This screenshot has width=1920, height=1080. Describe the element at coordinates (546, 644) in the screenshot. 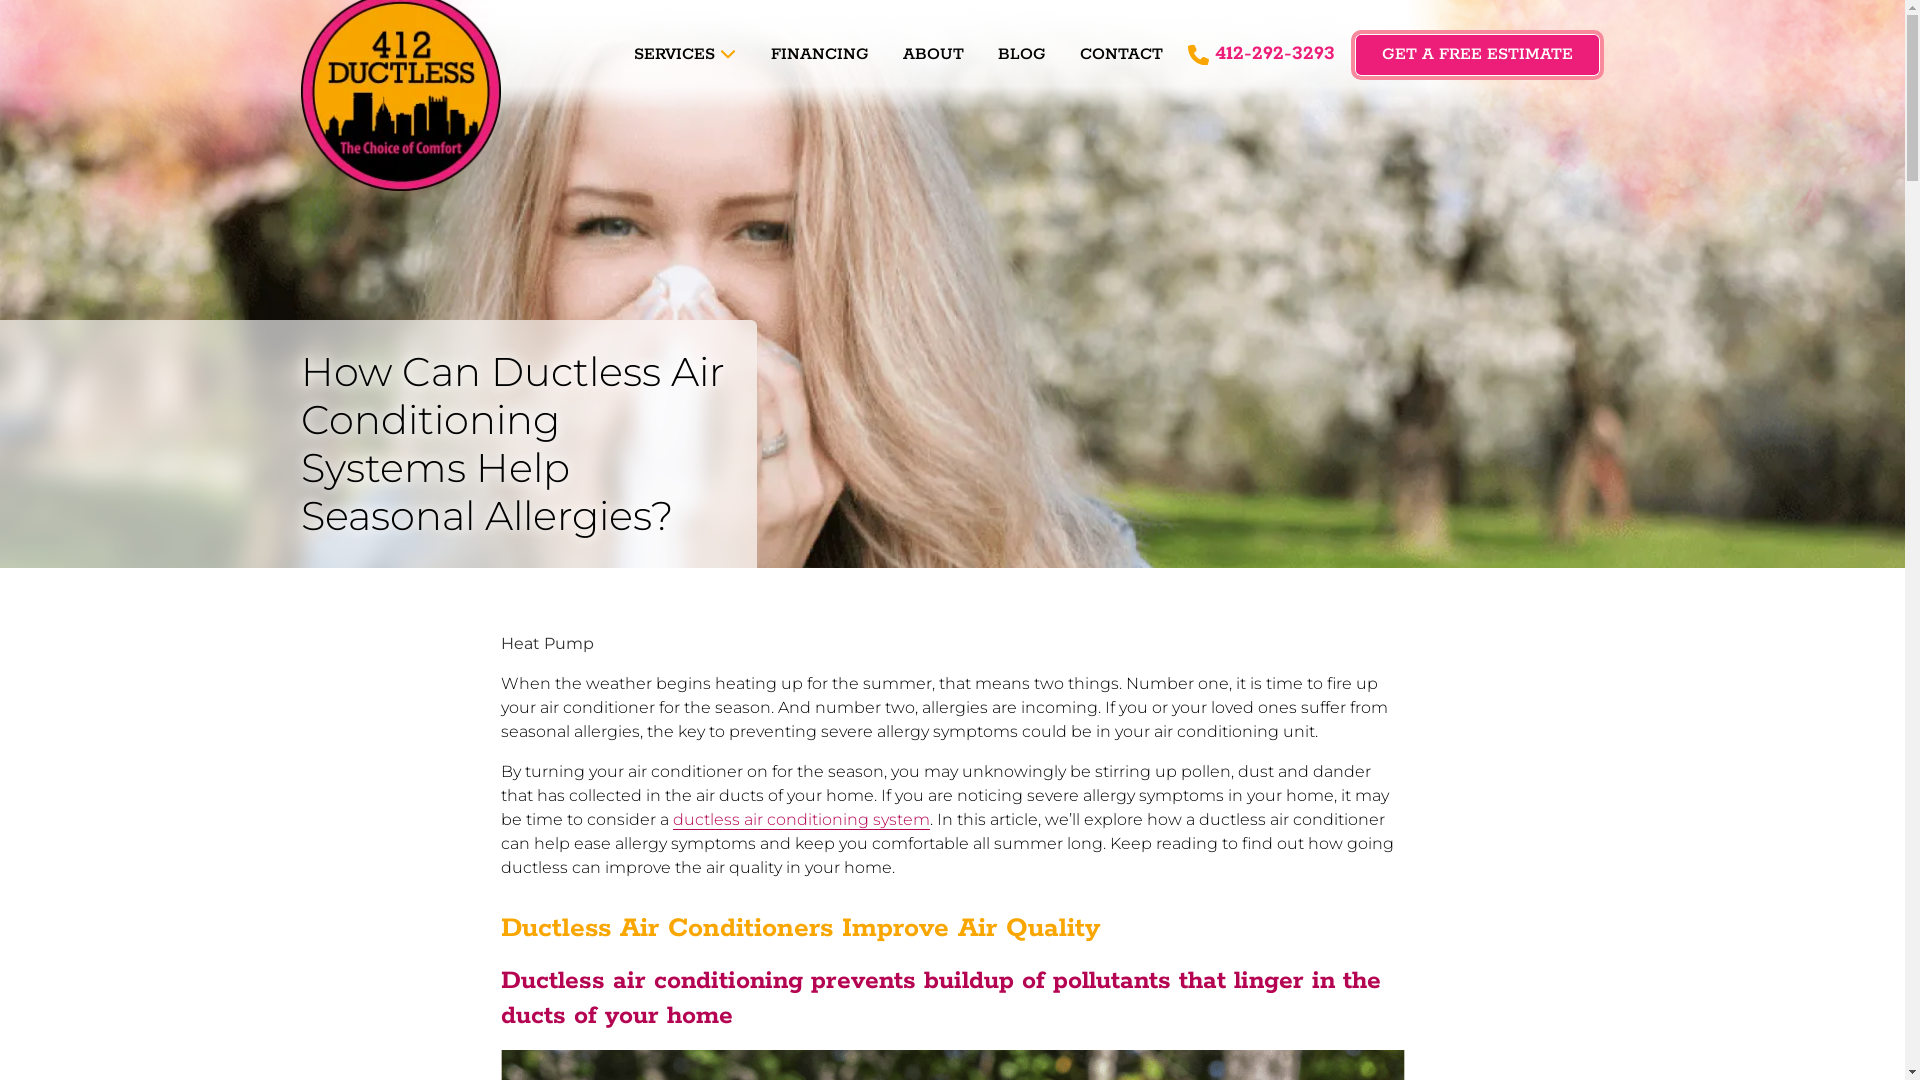

I see `'Heat Pump'` at that location.